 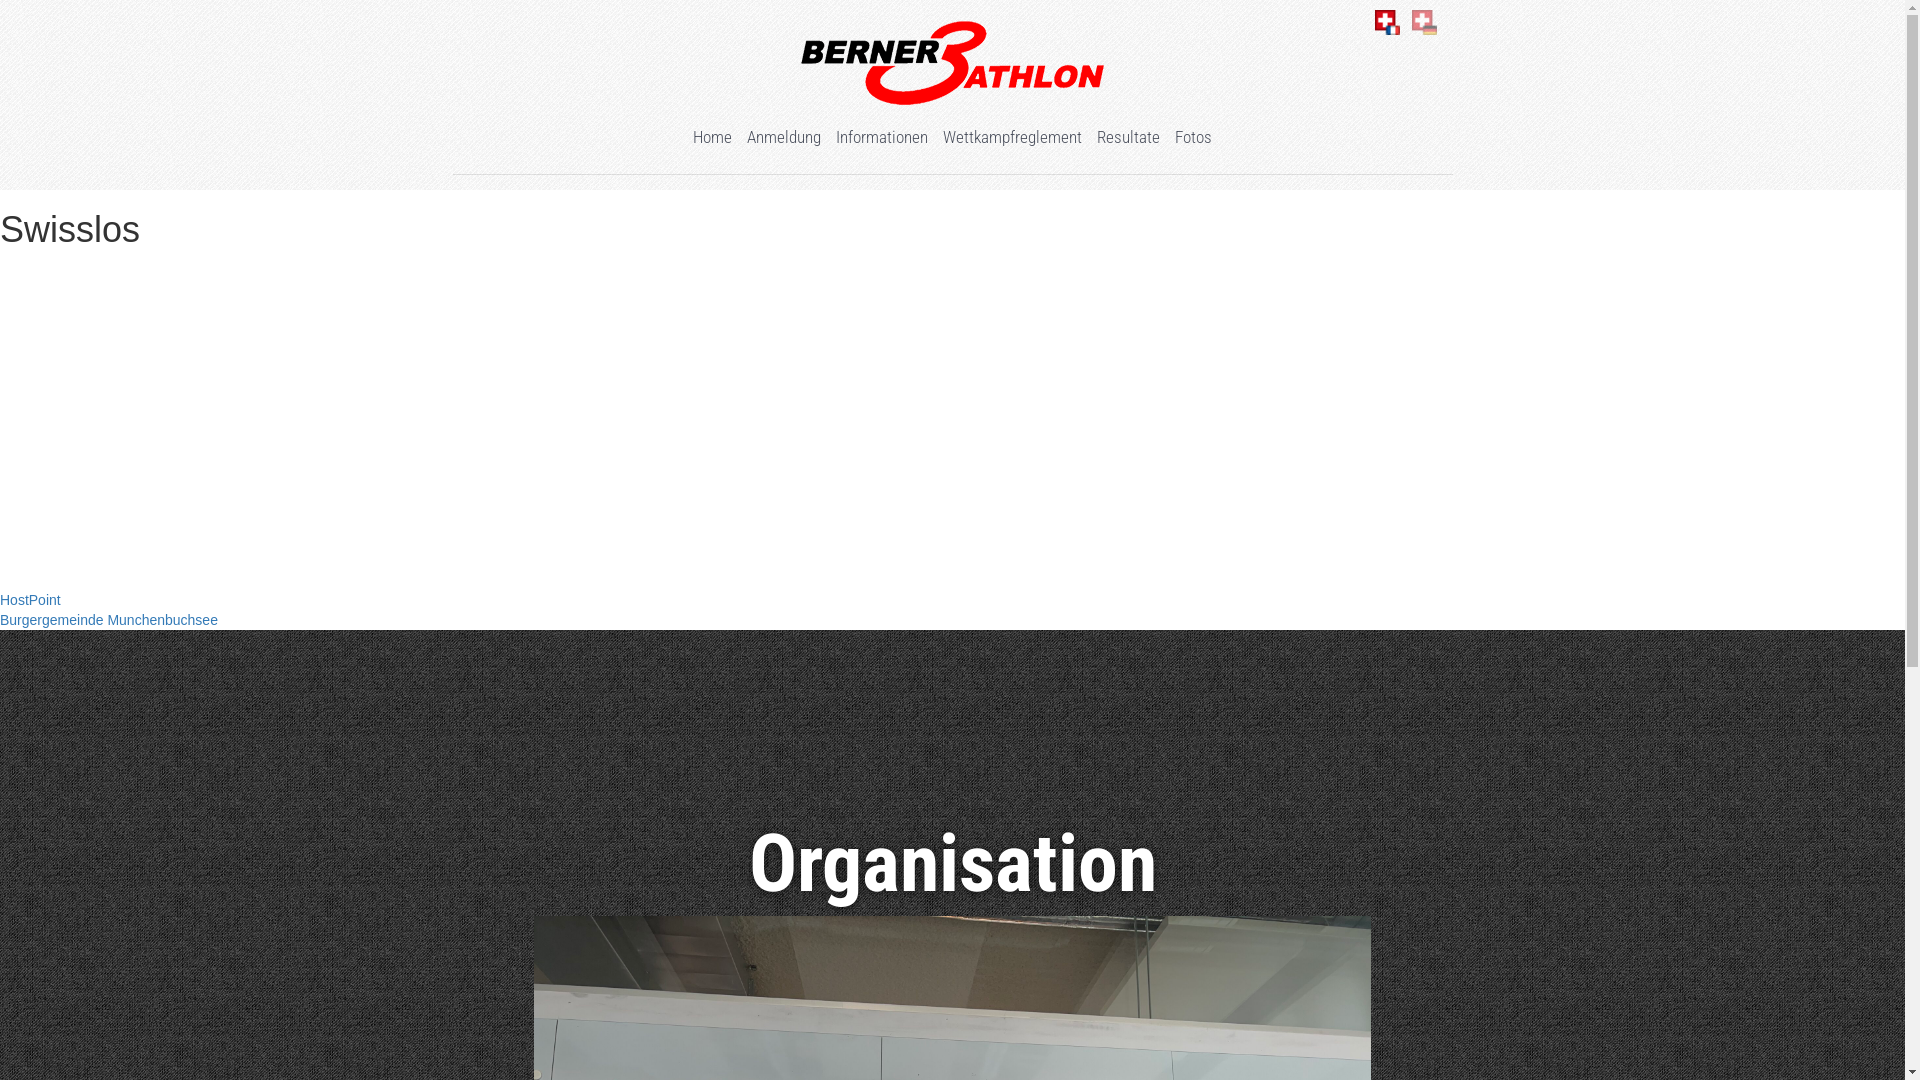 What do you see at coordinates (30, 599) in the screenshot?
I see `'HostPoint'` at bounding box center [30, 599].